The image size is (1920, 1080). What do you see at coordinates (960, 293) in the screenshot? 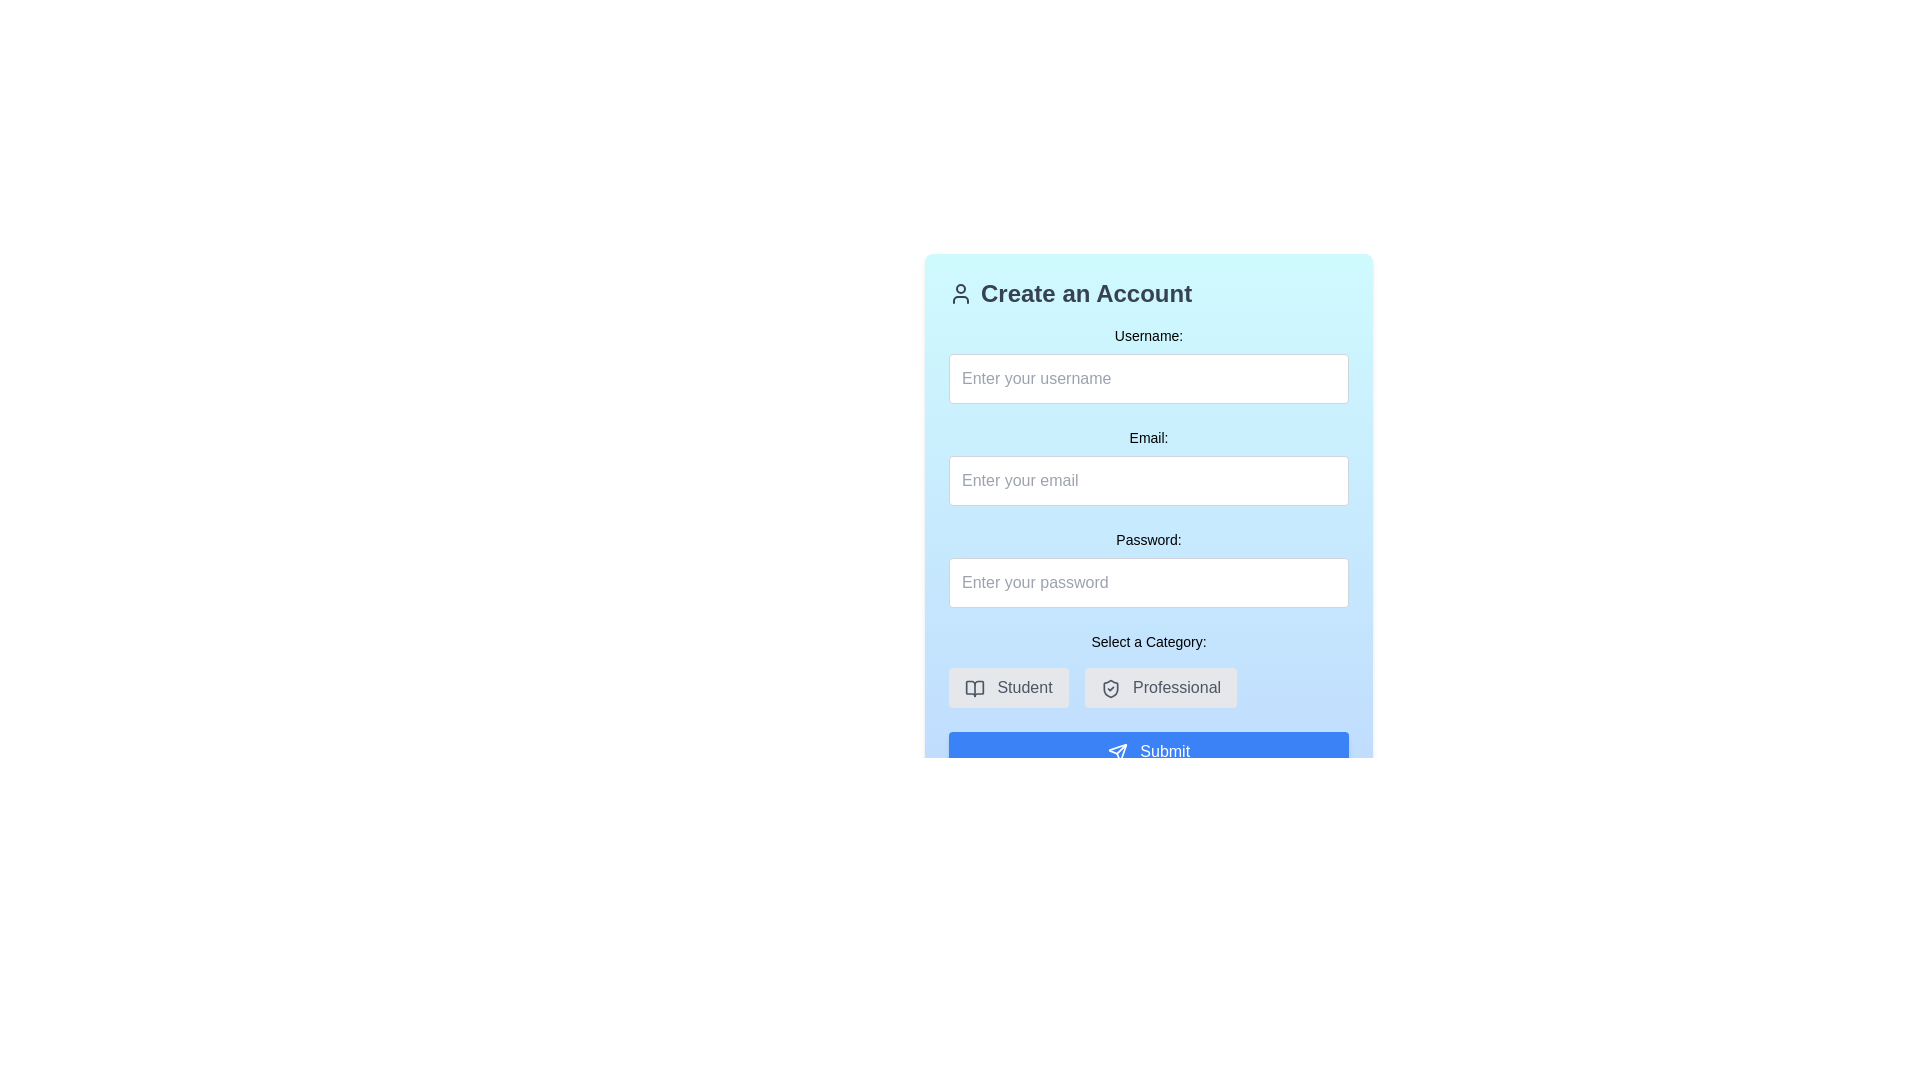
I see `the 'Create an Account' icon located near the top-left corner of the interface, preceding the text heading 'Create an Account'` at bounding box center [960, 293].